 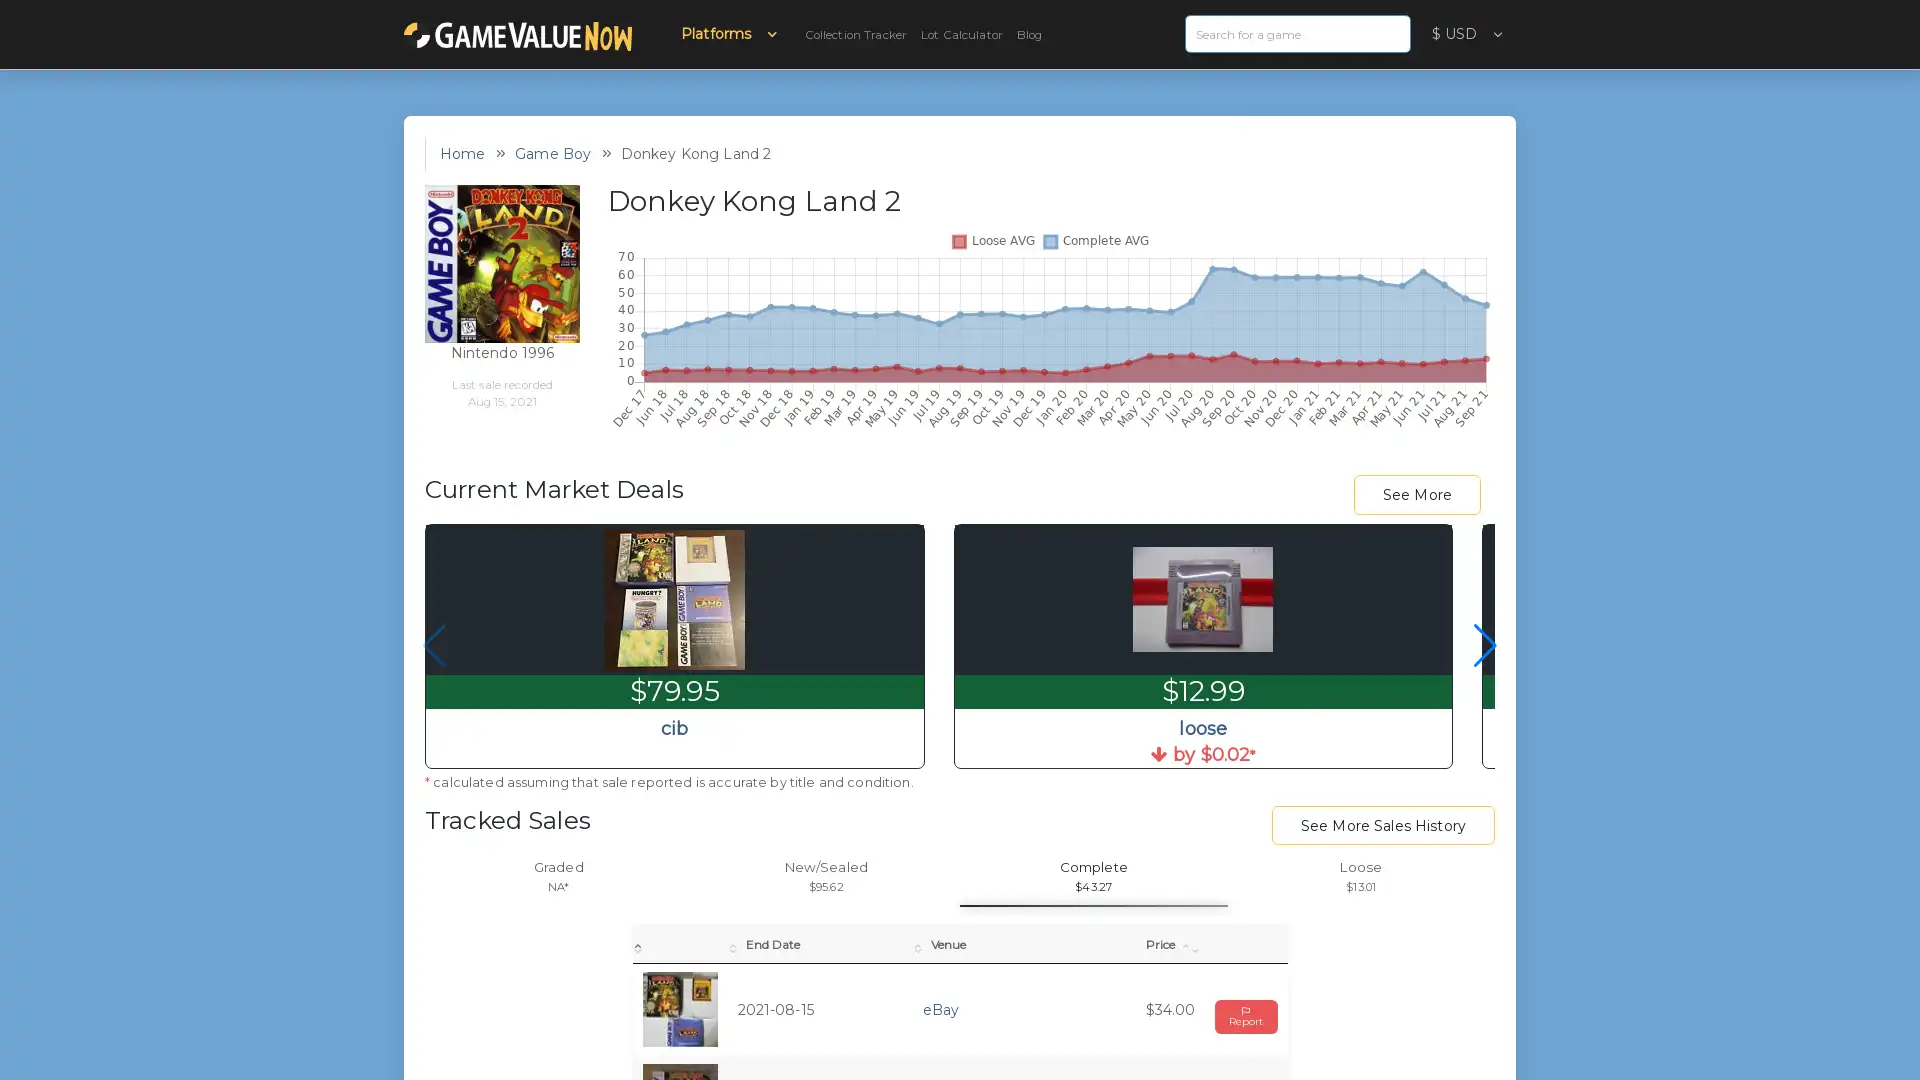 What do you see at coordinates (433, 645) in the screenshot?
I see `Previous slide` at bounding box center [433, 645].